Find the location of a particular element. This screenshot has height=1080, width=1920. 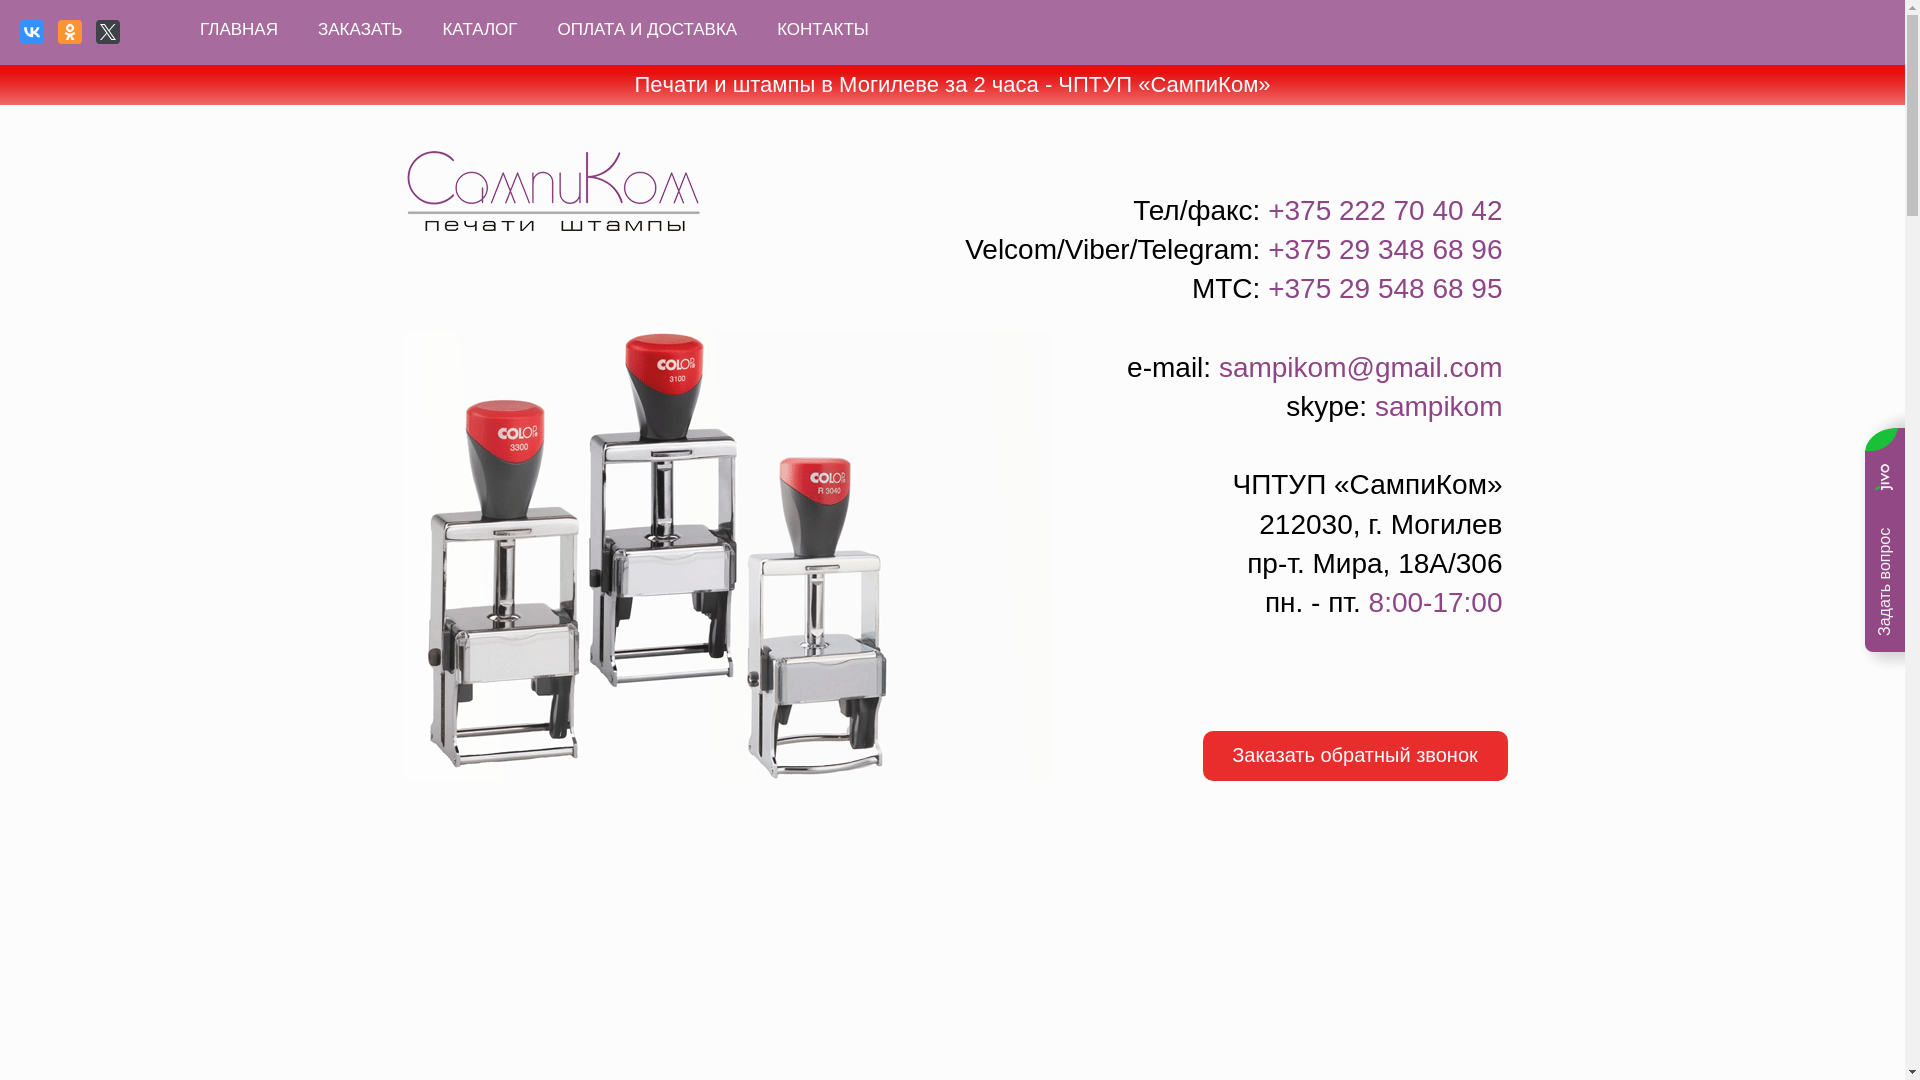

'sampikom' is located at coordinates (1373, 405).